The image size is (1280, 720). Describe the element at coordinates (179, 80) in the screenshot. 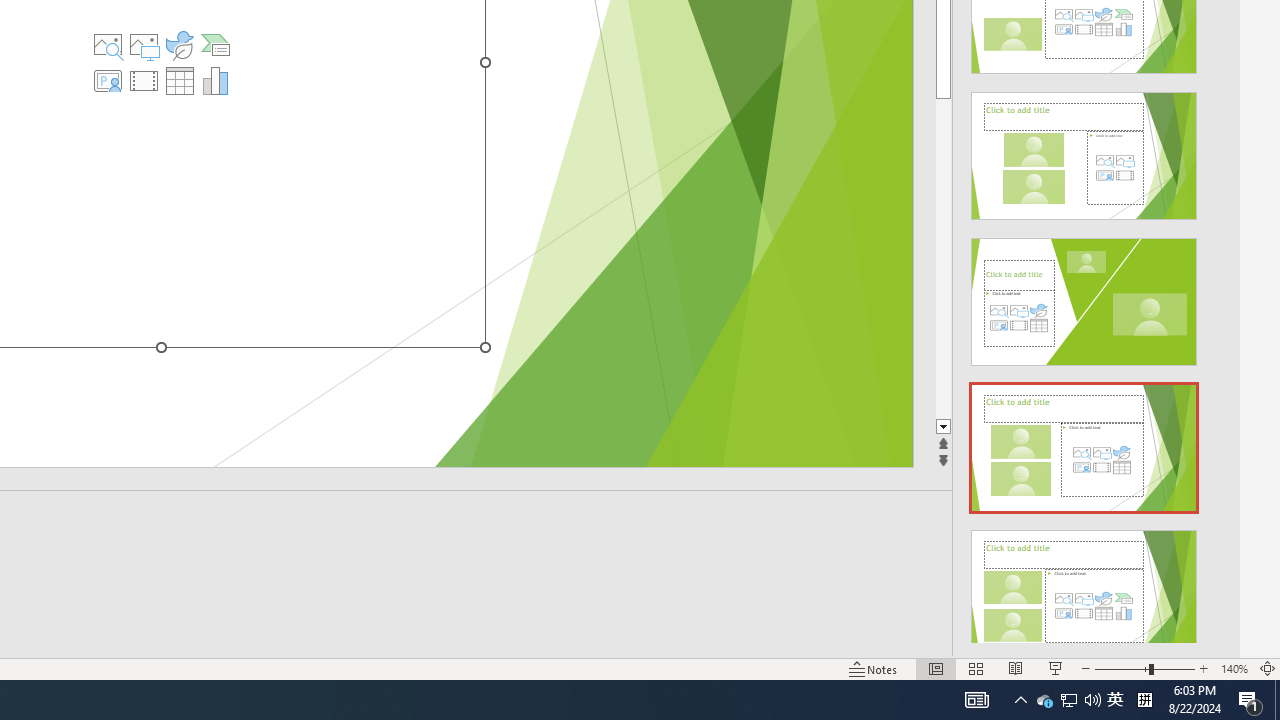

I see `'Insert Table'` at that location.